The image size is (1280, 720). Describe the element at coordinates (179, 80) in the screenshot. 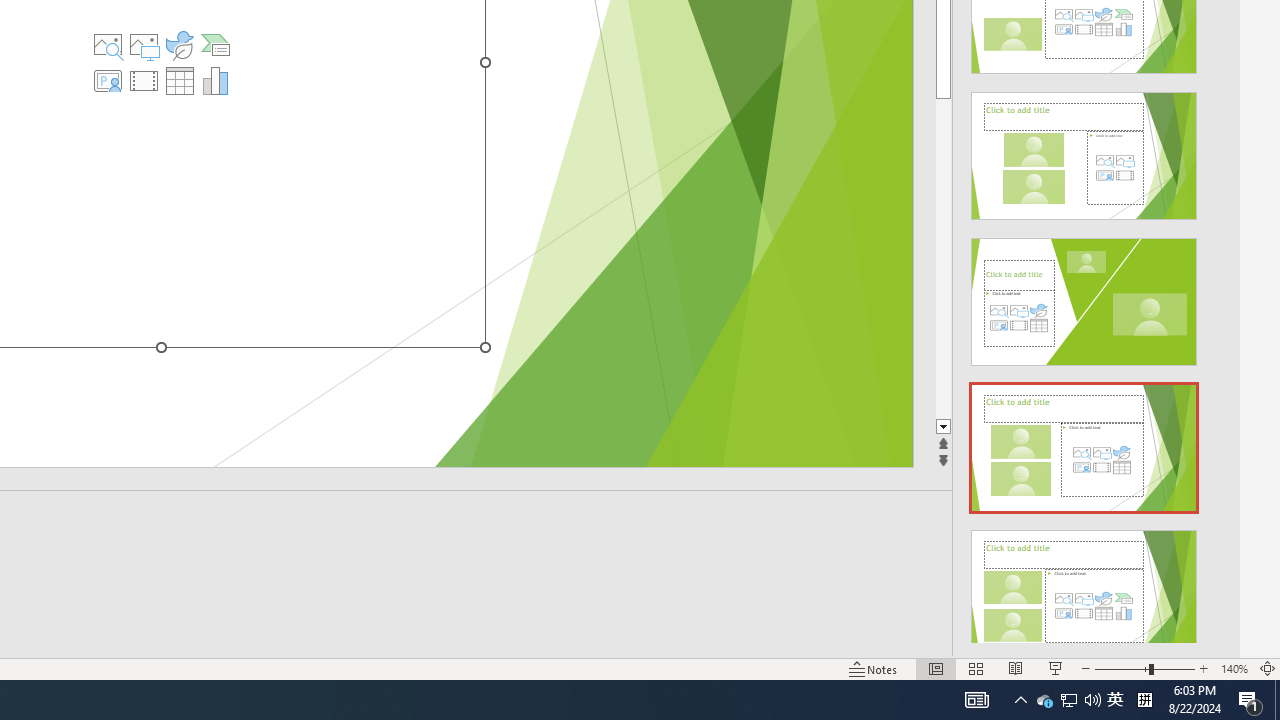

I see `'Insert Table'` at that location.